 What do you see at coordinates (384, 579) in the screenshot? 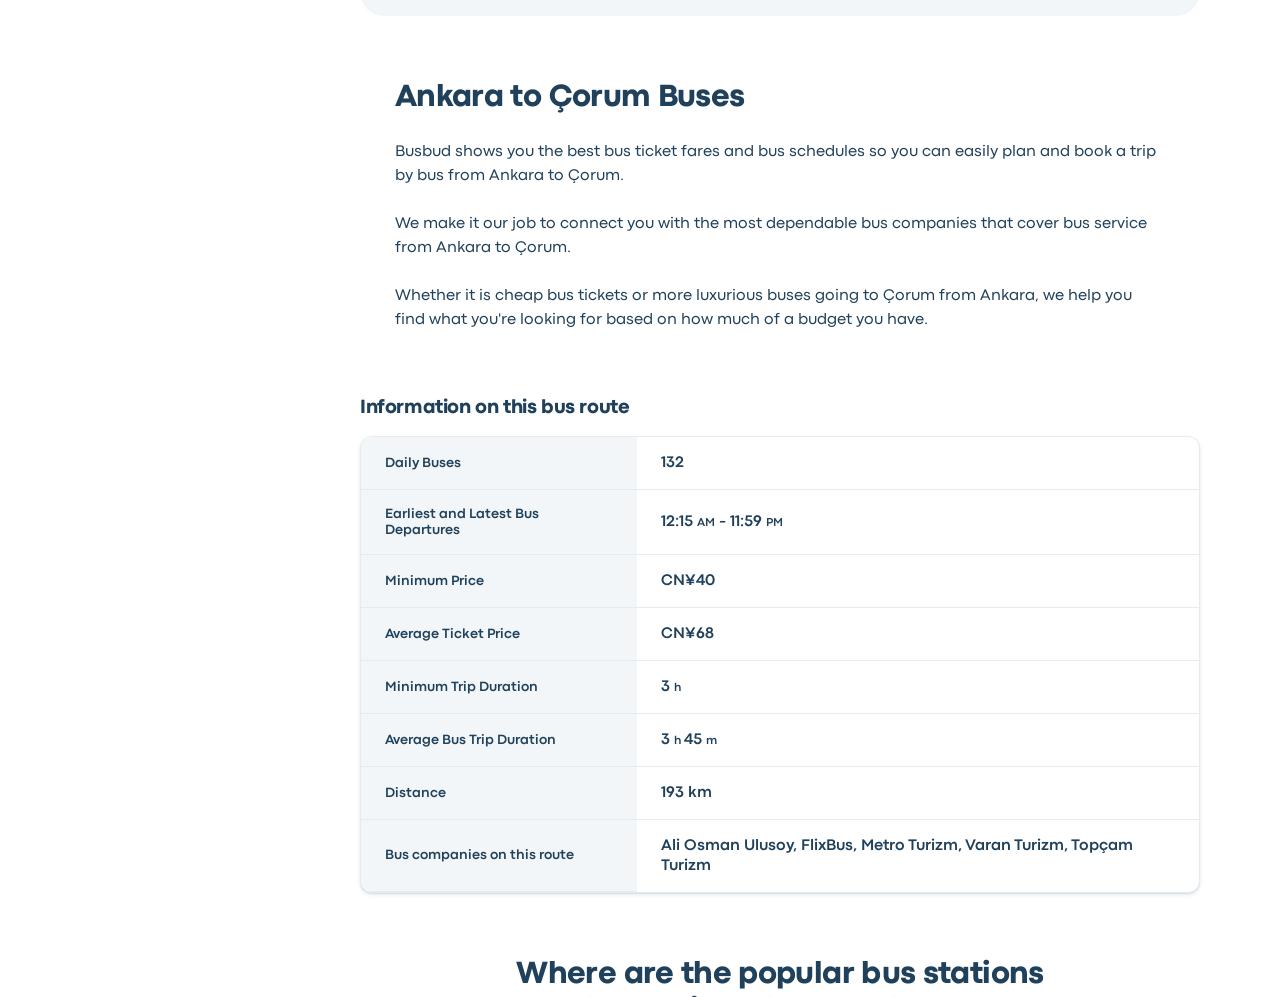
I see `'Minimum Price'` at bounding box center [384, 579].